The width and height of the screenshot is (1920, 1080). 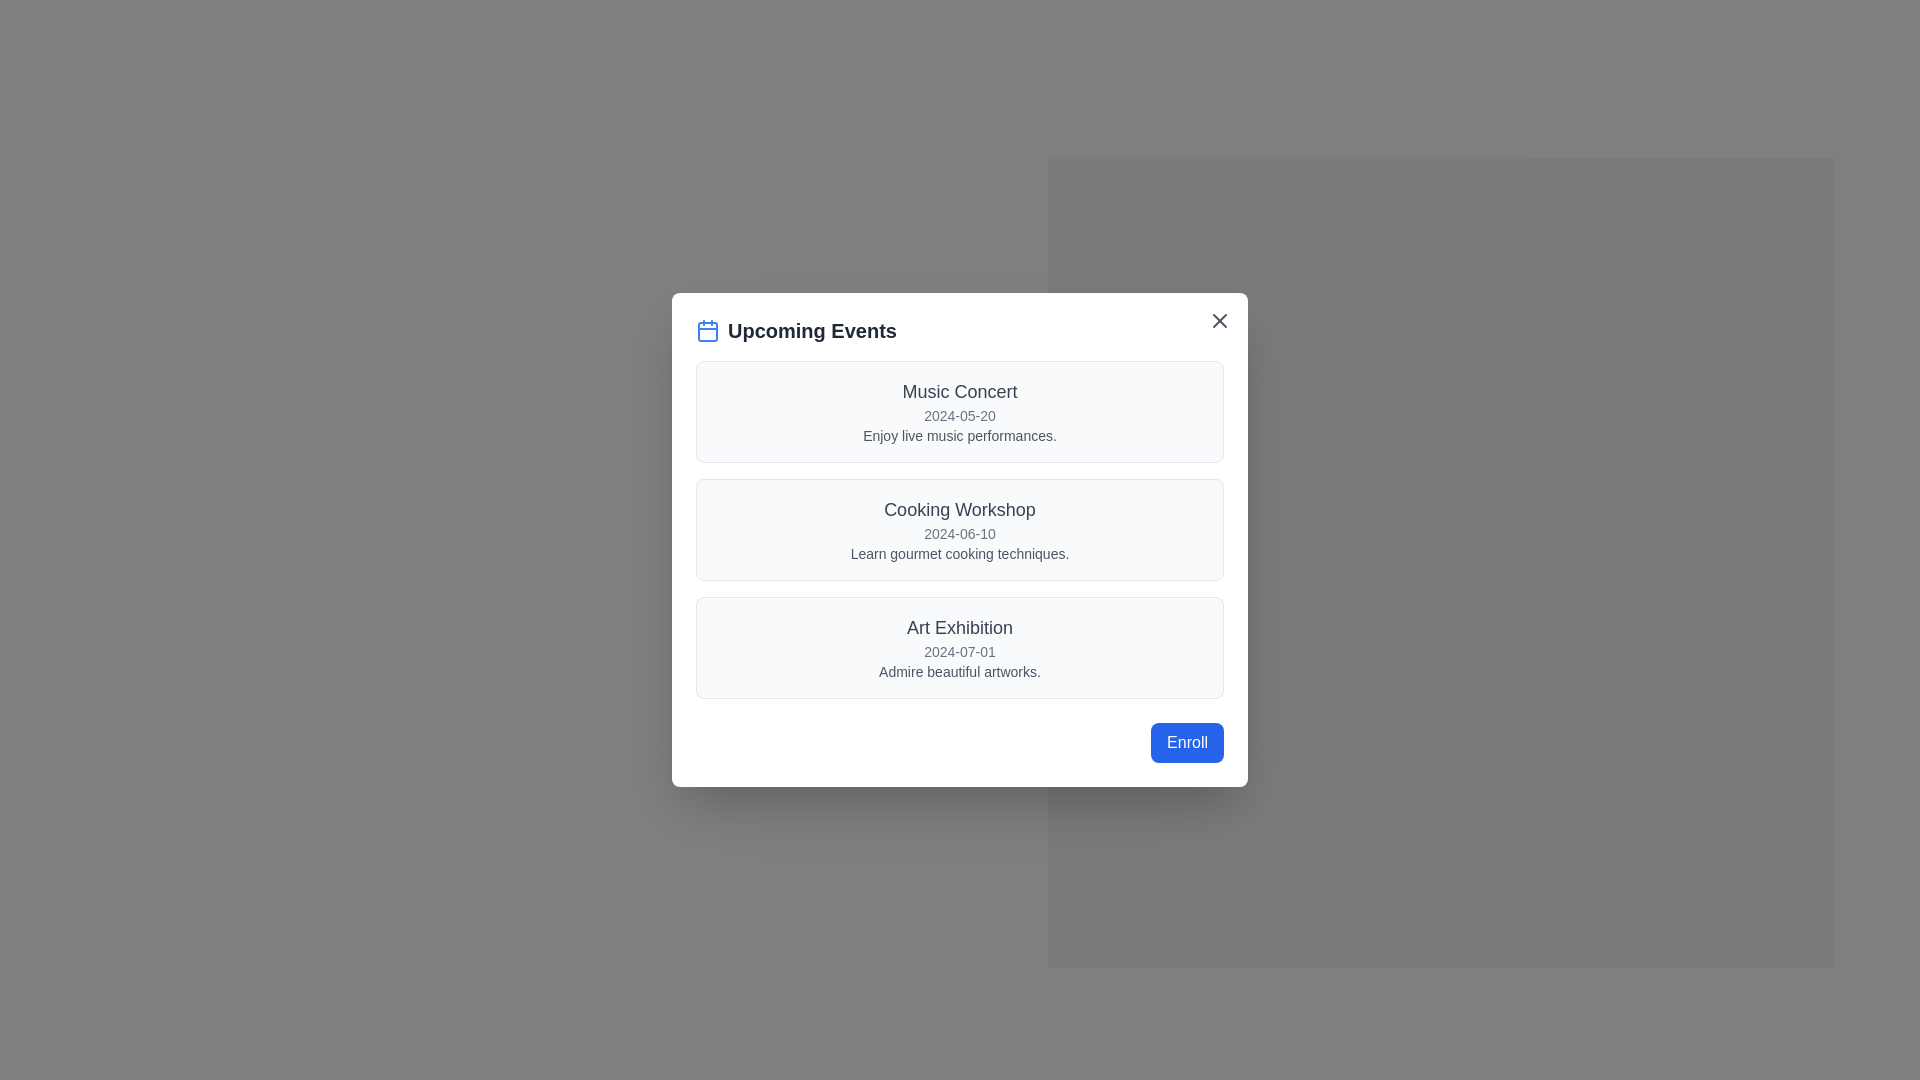 I want to click on the 'Enroll' button located at the bottom-right corner of the 'Upcoming Events' modal, which has a blue background and white text, so click(x=1187, y=743).